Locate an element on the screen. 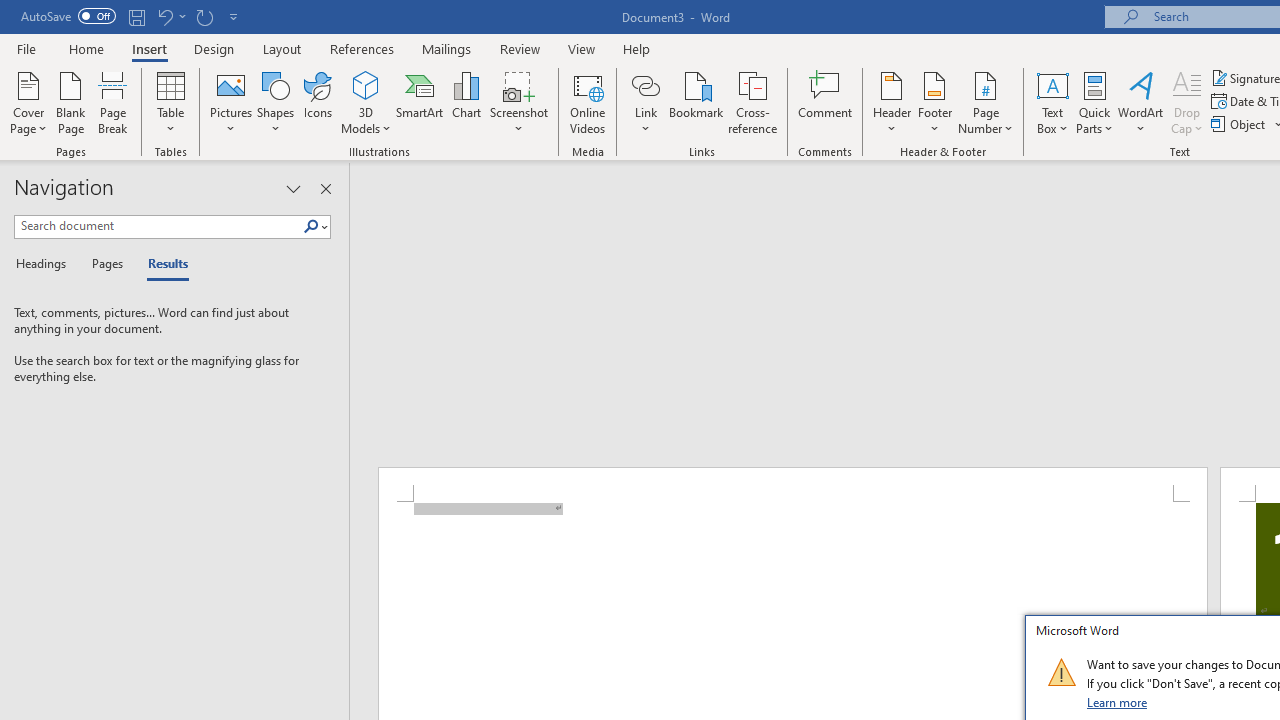 The height and width of the screenshot is (720, 1280). 'Home' is located at coordinates (85, 48).